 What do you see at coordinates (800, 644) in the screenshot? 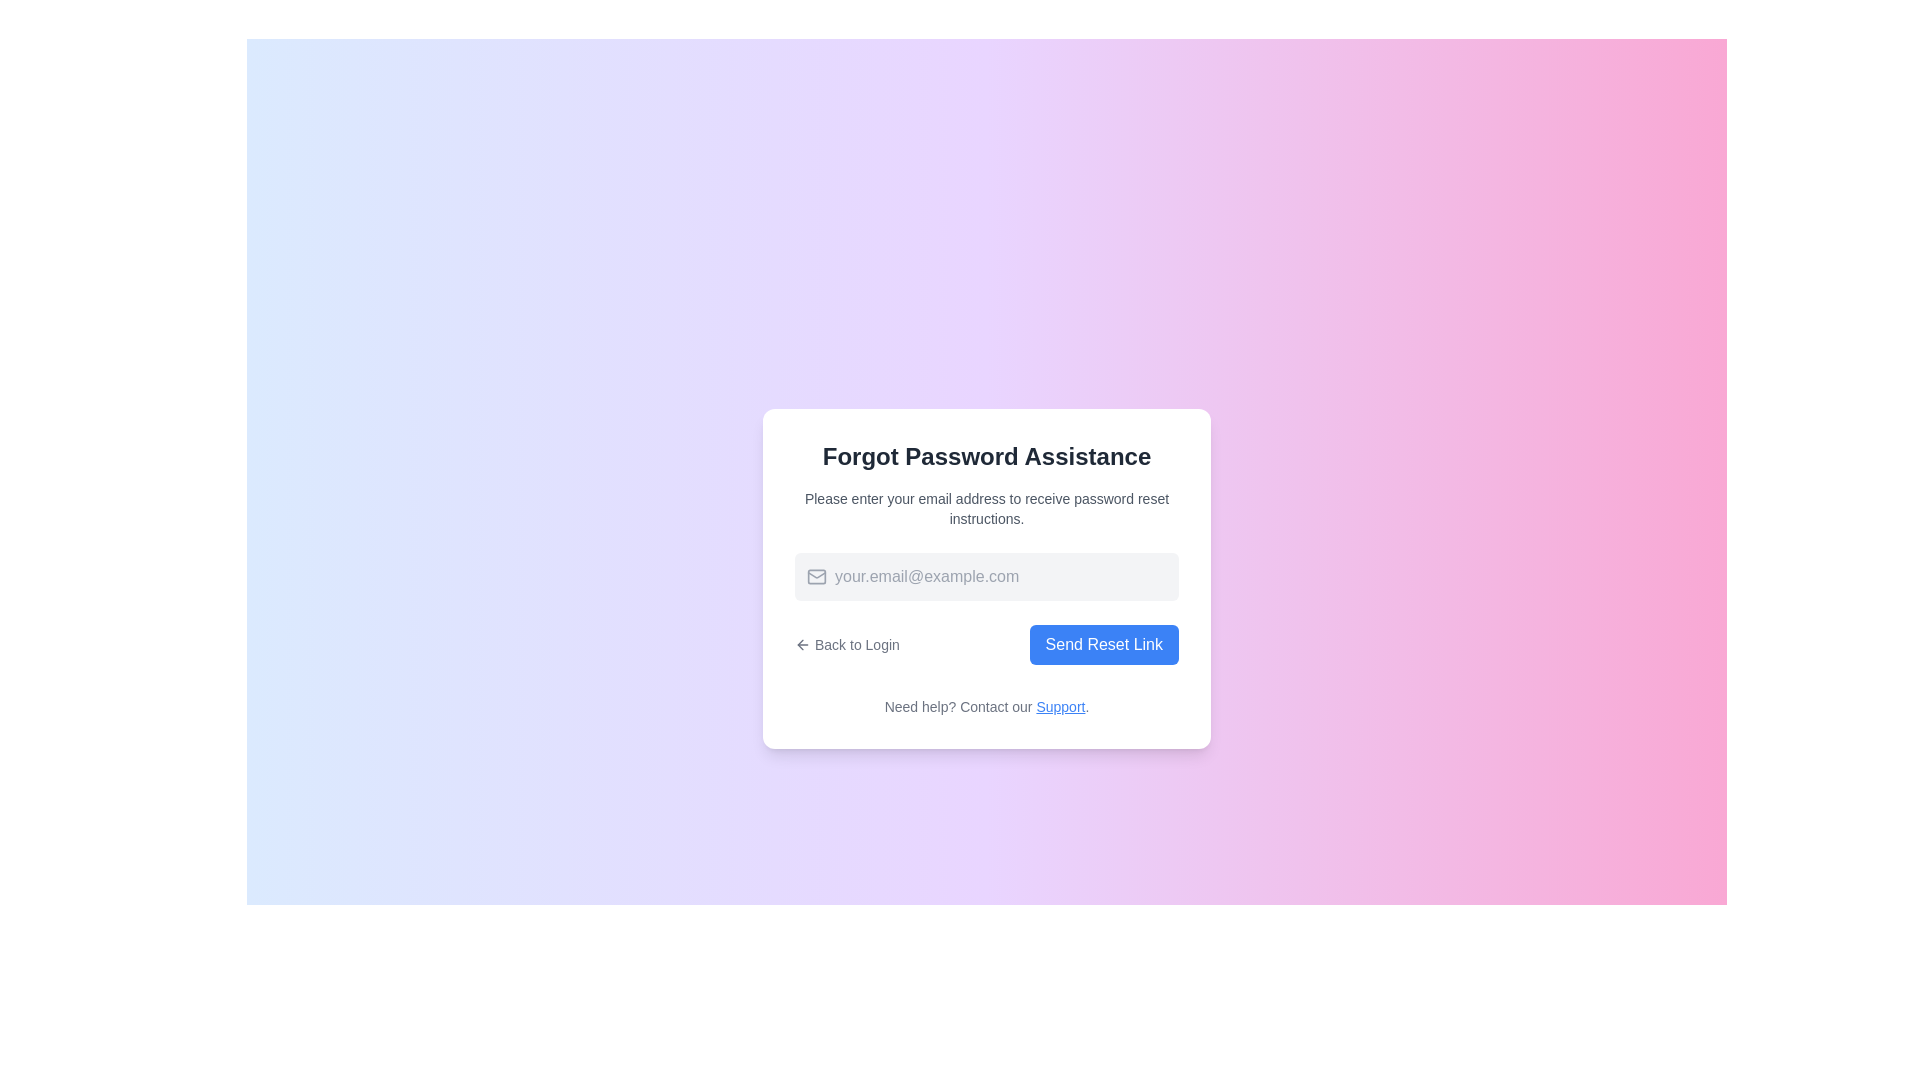
I see `the left-pointing arrow icon, which is part of a compact layout adjacent to the text 'Back to Login'` at bounding box center [800, 644].